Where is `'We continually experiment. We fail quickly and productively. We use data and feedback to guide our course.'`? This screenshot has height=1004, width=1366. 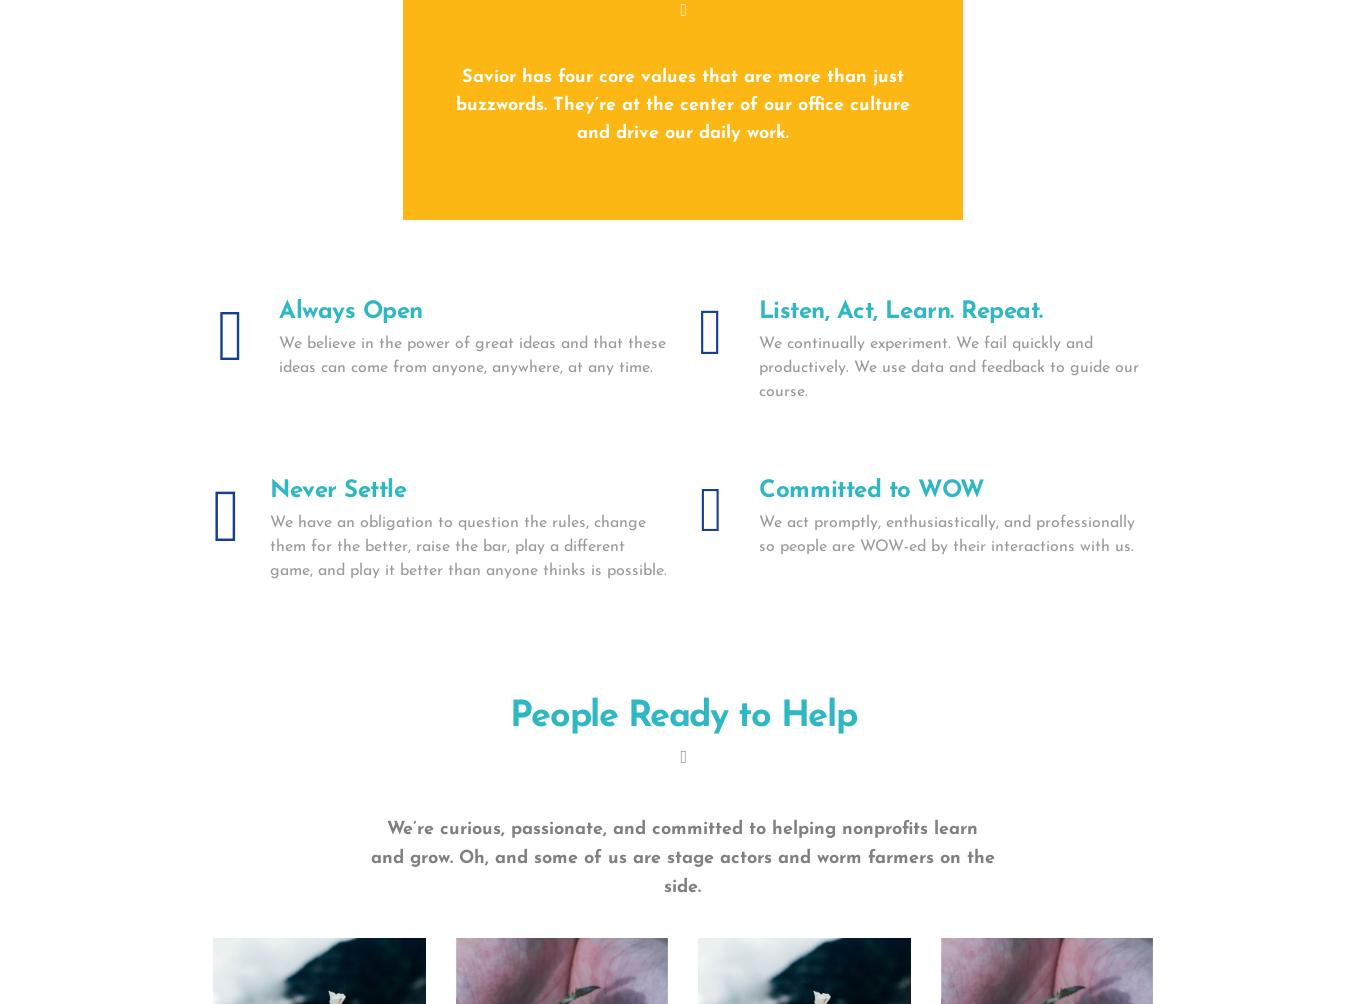 'We continually experiment. We fail quickly and productively. We use data and feedback to guide our course.' is located at coordinates (948, 367).